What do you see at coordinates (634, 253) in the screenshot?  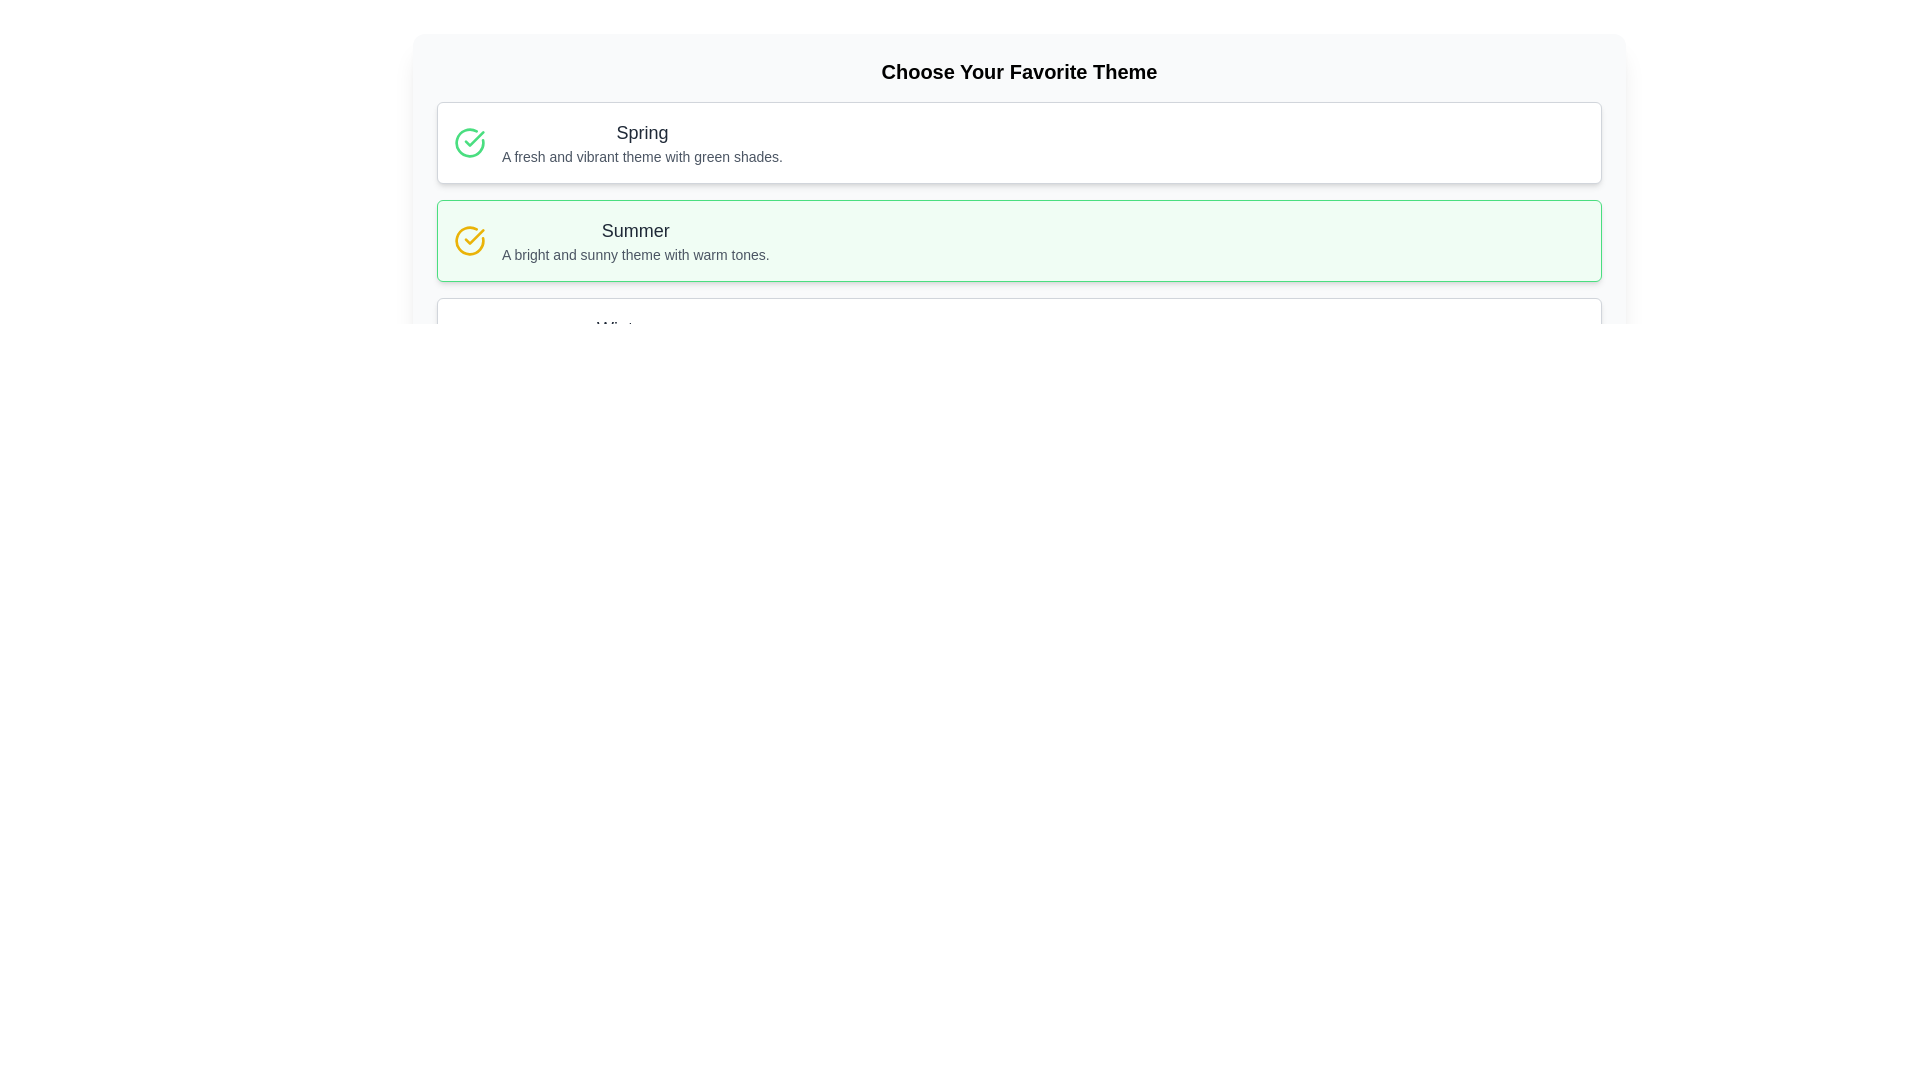 I see `descriptive text label that provides additional details about the 'Summer' theme, positioned beneath the main 'Summer' text` at bounding box center [634, 253].